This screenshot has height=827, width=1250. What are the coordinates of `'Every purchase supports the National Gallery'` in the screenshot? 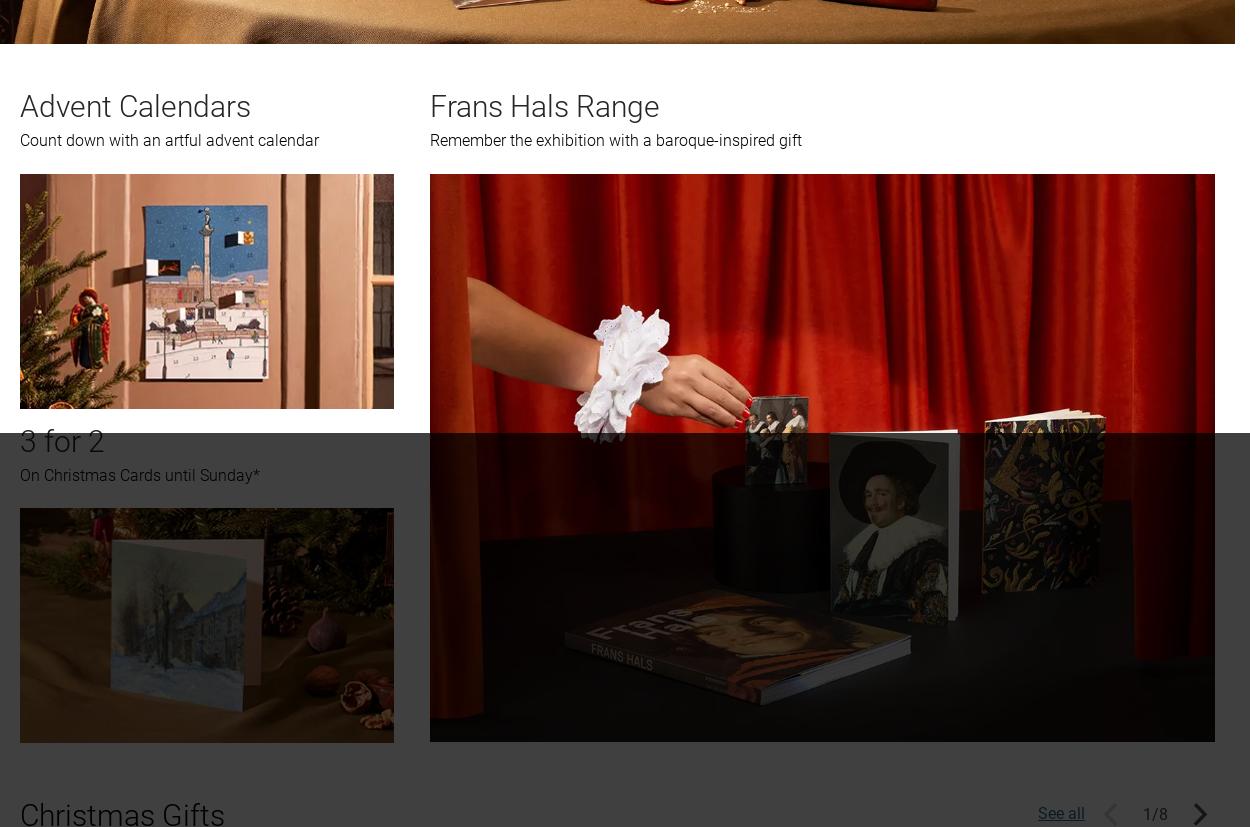 It's located at (616, 655).